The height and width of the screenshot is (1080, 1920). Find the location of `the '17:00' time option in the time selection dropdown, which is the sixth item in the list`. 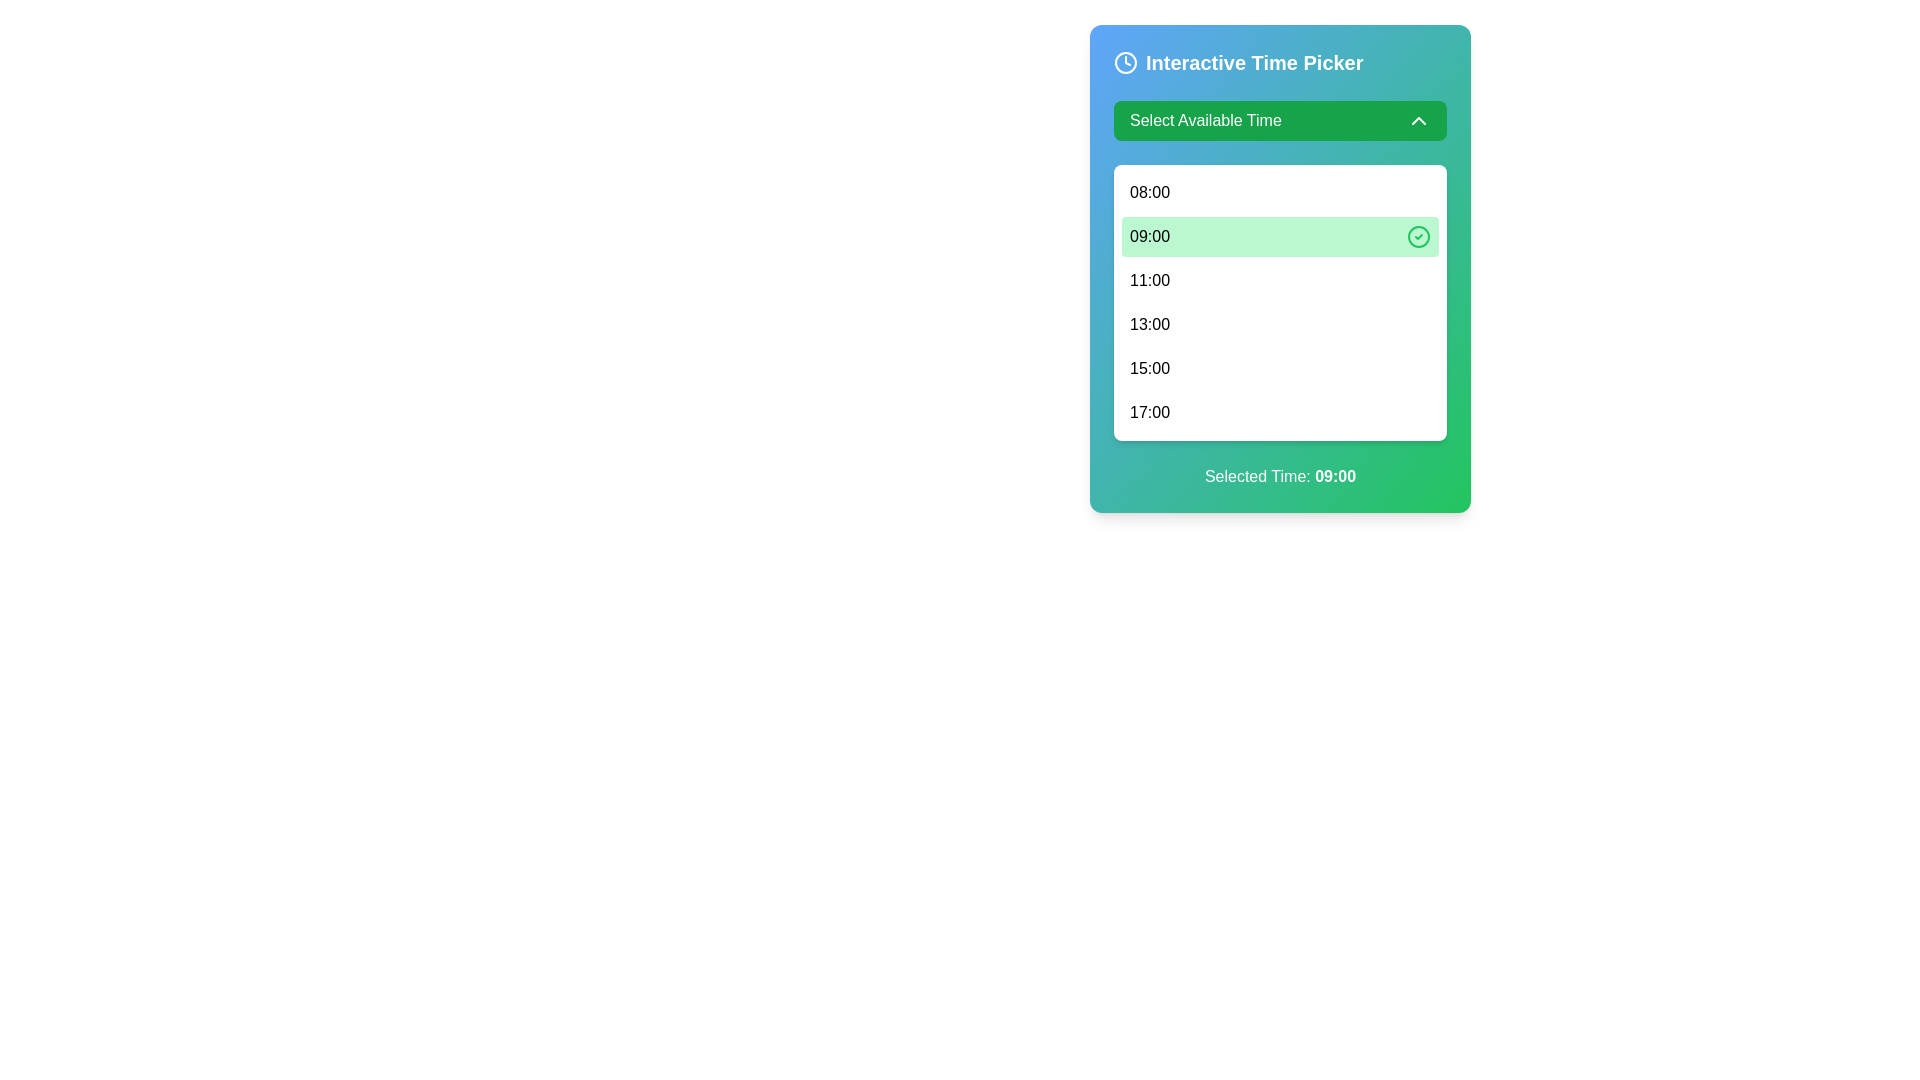

the '17:00' time option in the time selection dropdown, which is the sixth item in the list is located at coordinates (1150, 411).